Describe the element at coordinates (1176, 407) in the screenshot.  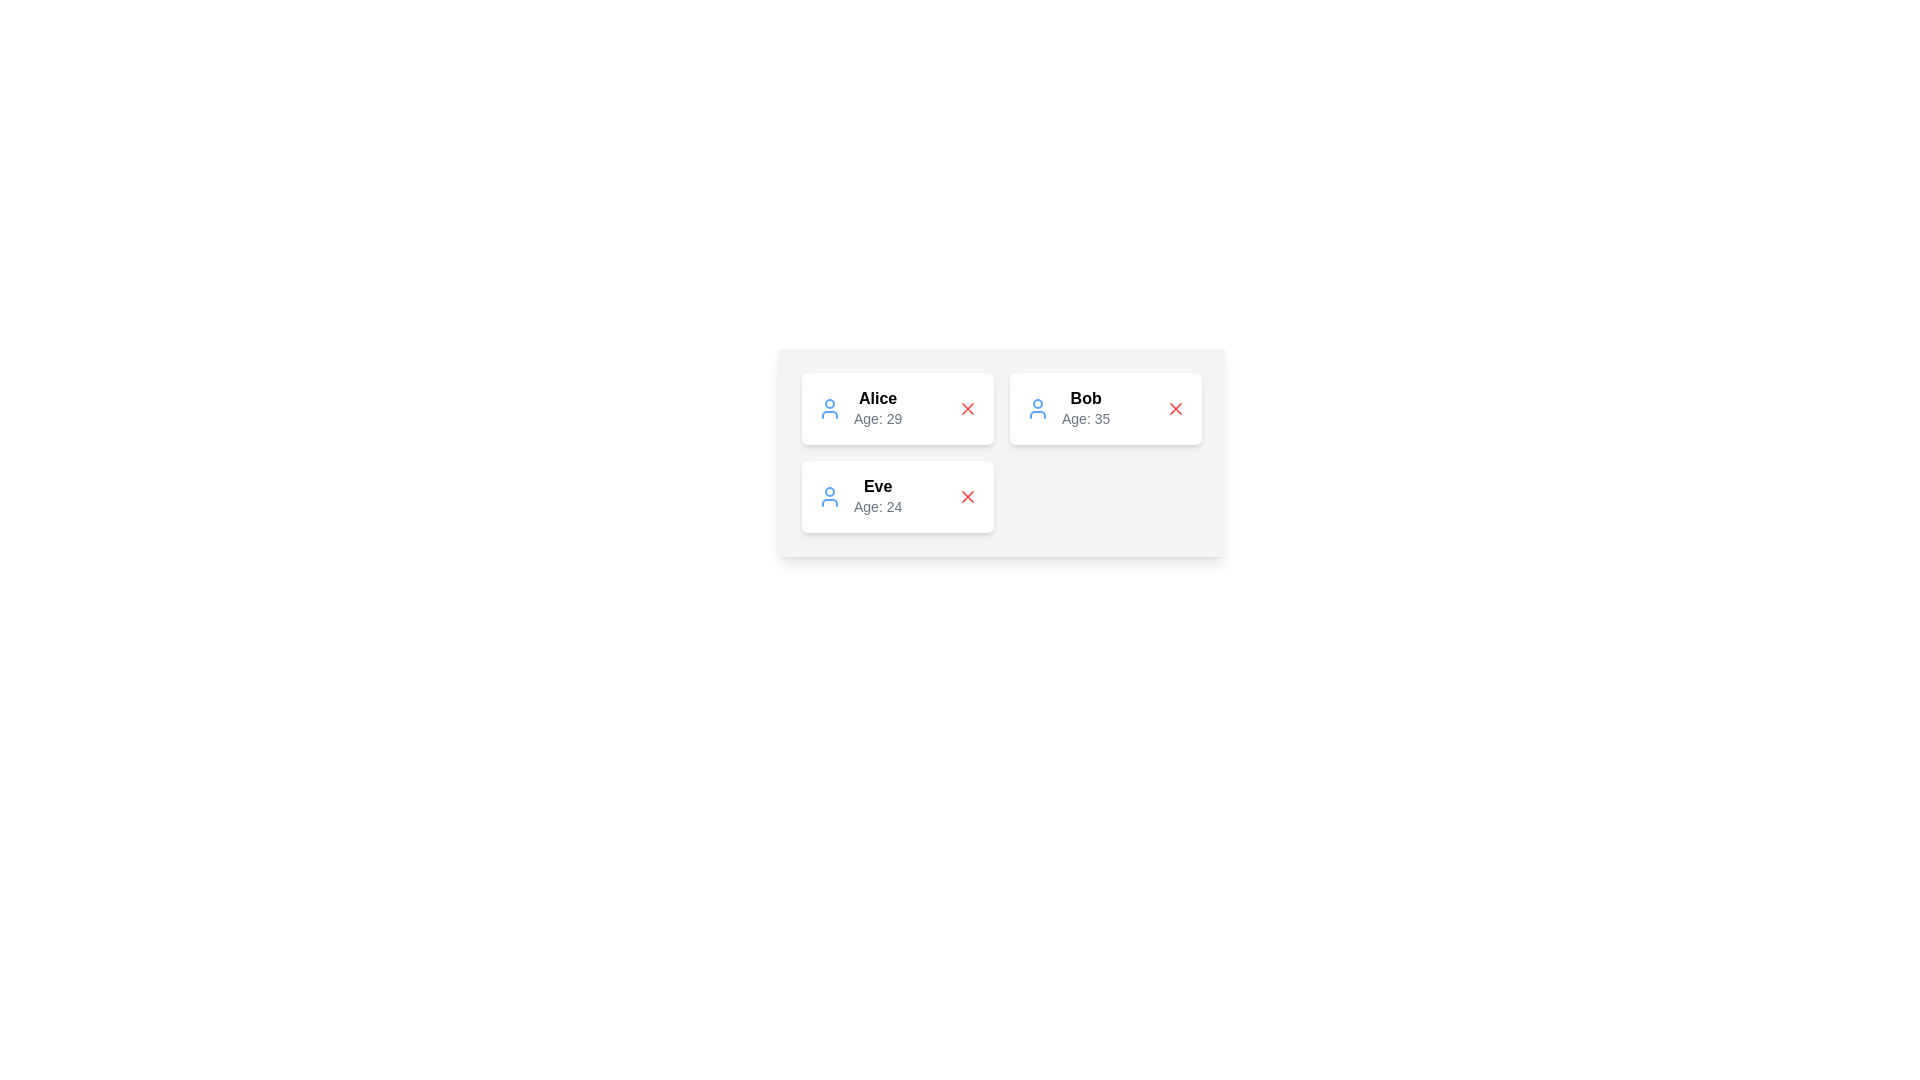
I see `the close button for the user card of Bob` at that location.